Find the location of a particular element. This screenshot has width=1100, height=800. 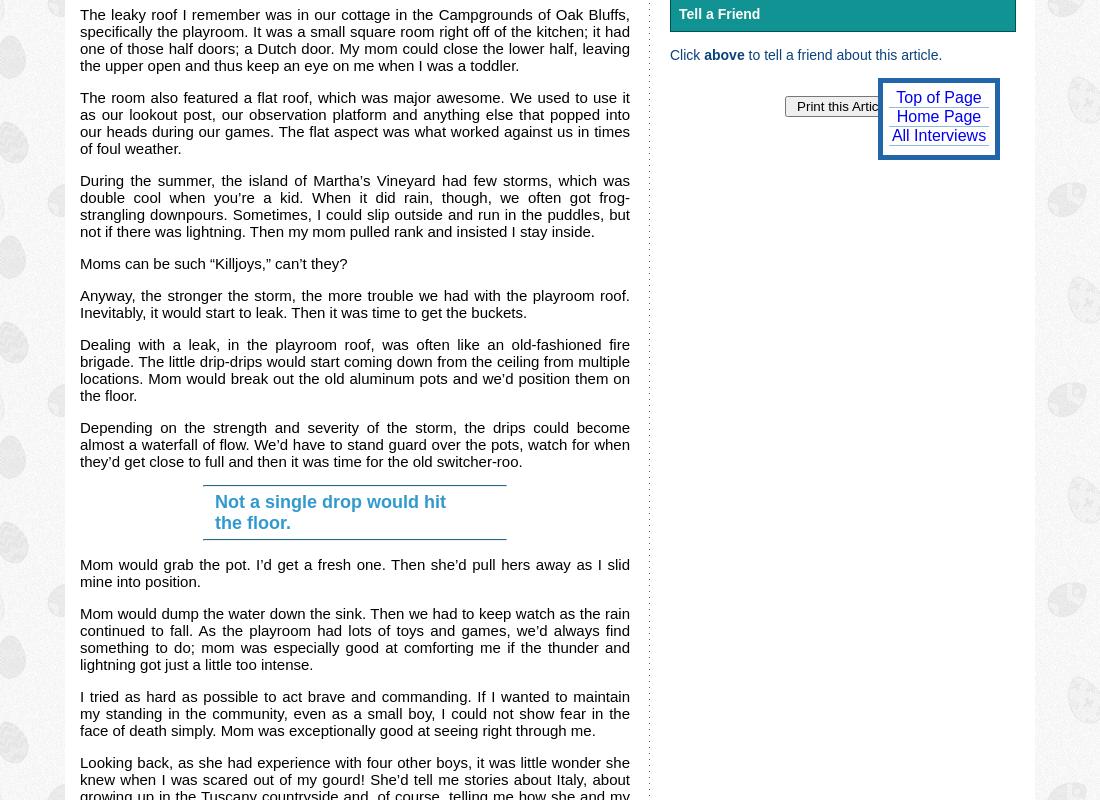

'Not a single drop would hit the floor.' is located at coordinates (329, 511).